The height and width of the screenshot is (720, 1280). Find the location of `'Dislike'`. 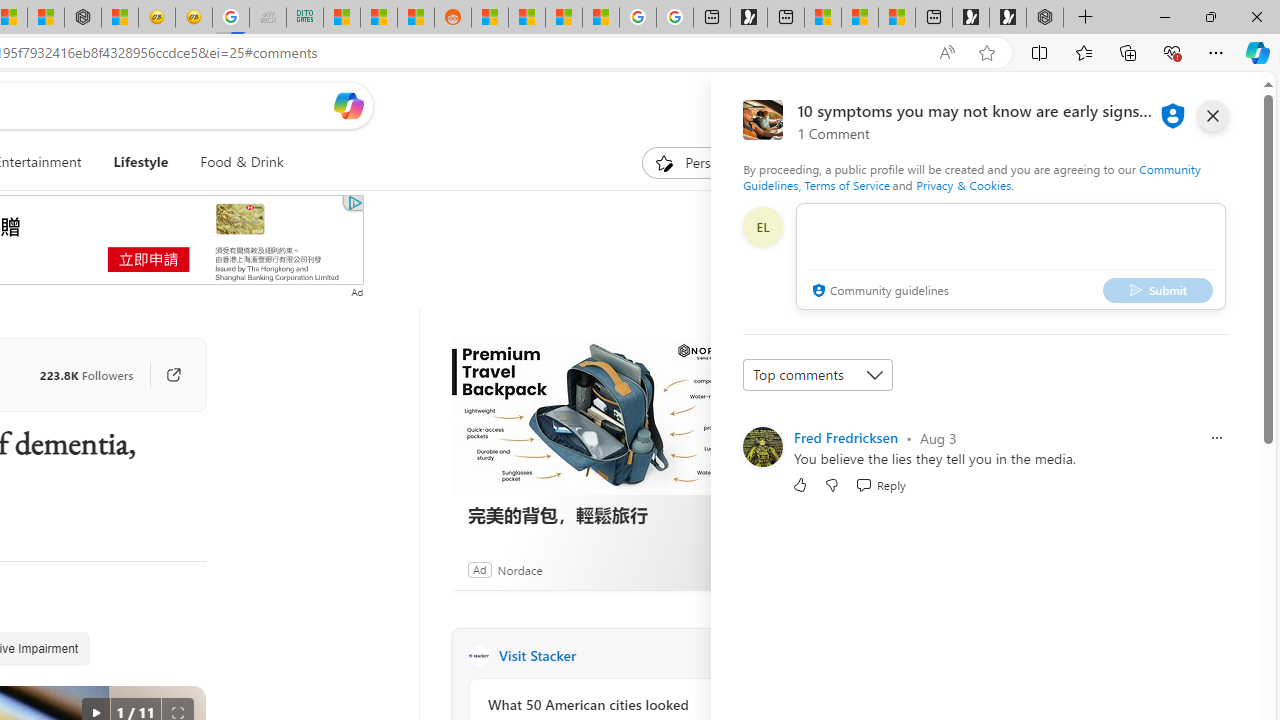

'Dislike' is located at coordinates (832, 484).